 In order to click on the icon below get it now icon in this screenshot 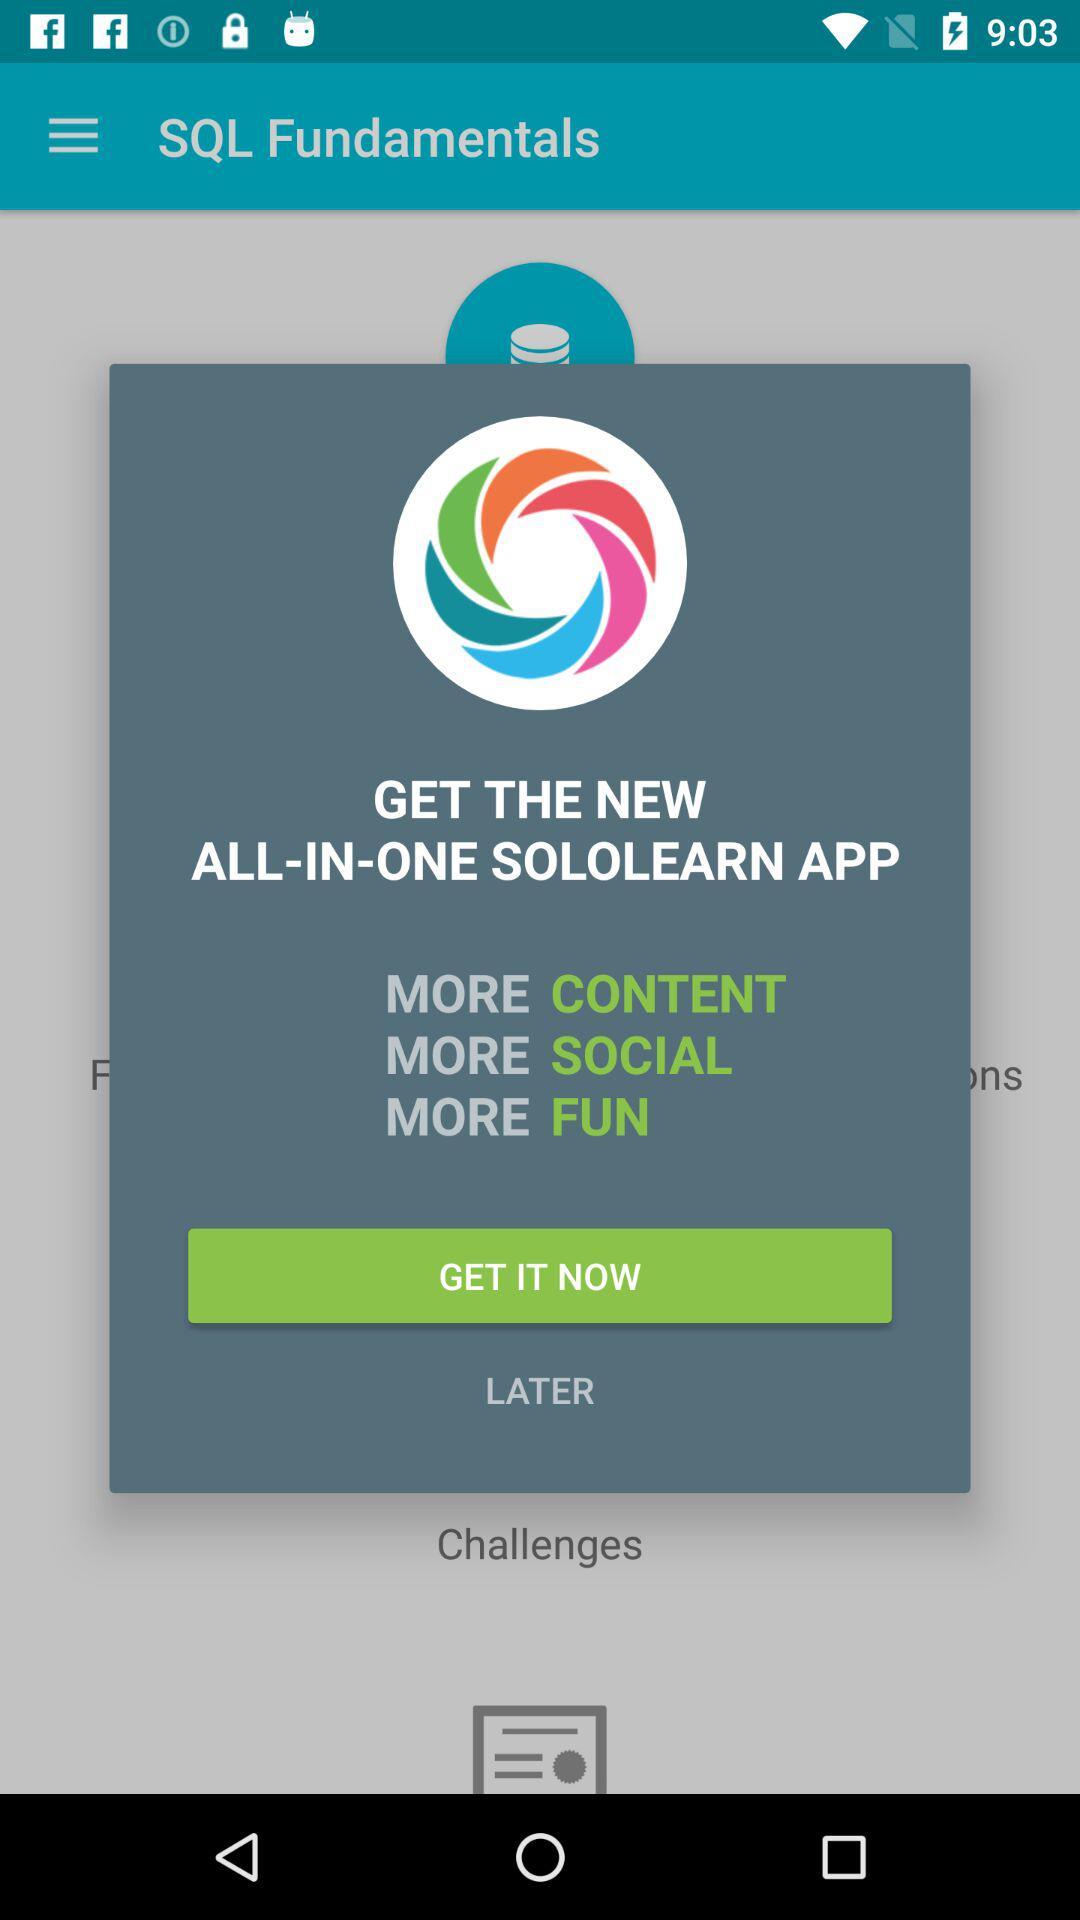, I will do `click(540, 1388)`.